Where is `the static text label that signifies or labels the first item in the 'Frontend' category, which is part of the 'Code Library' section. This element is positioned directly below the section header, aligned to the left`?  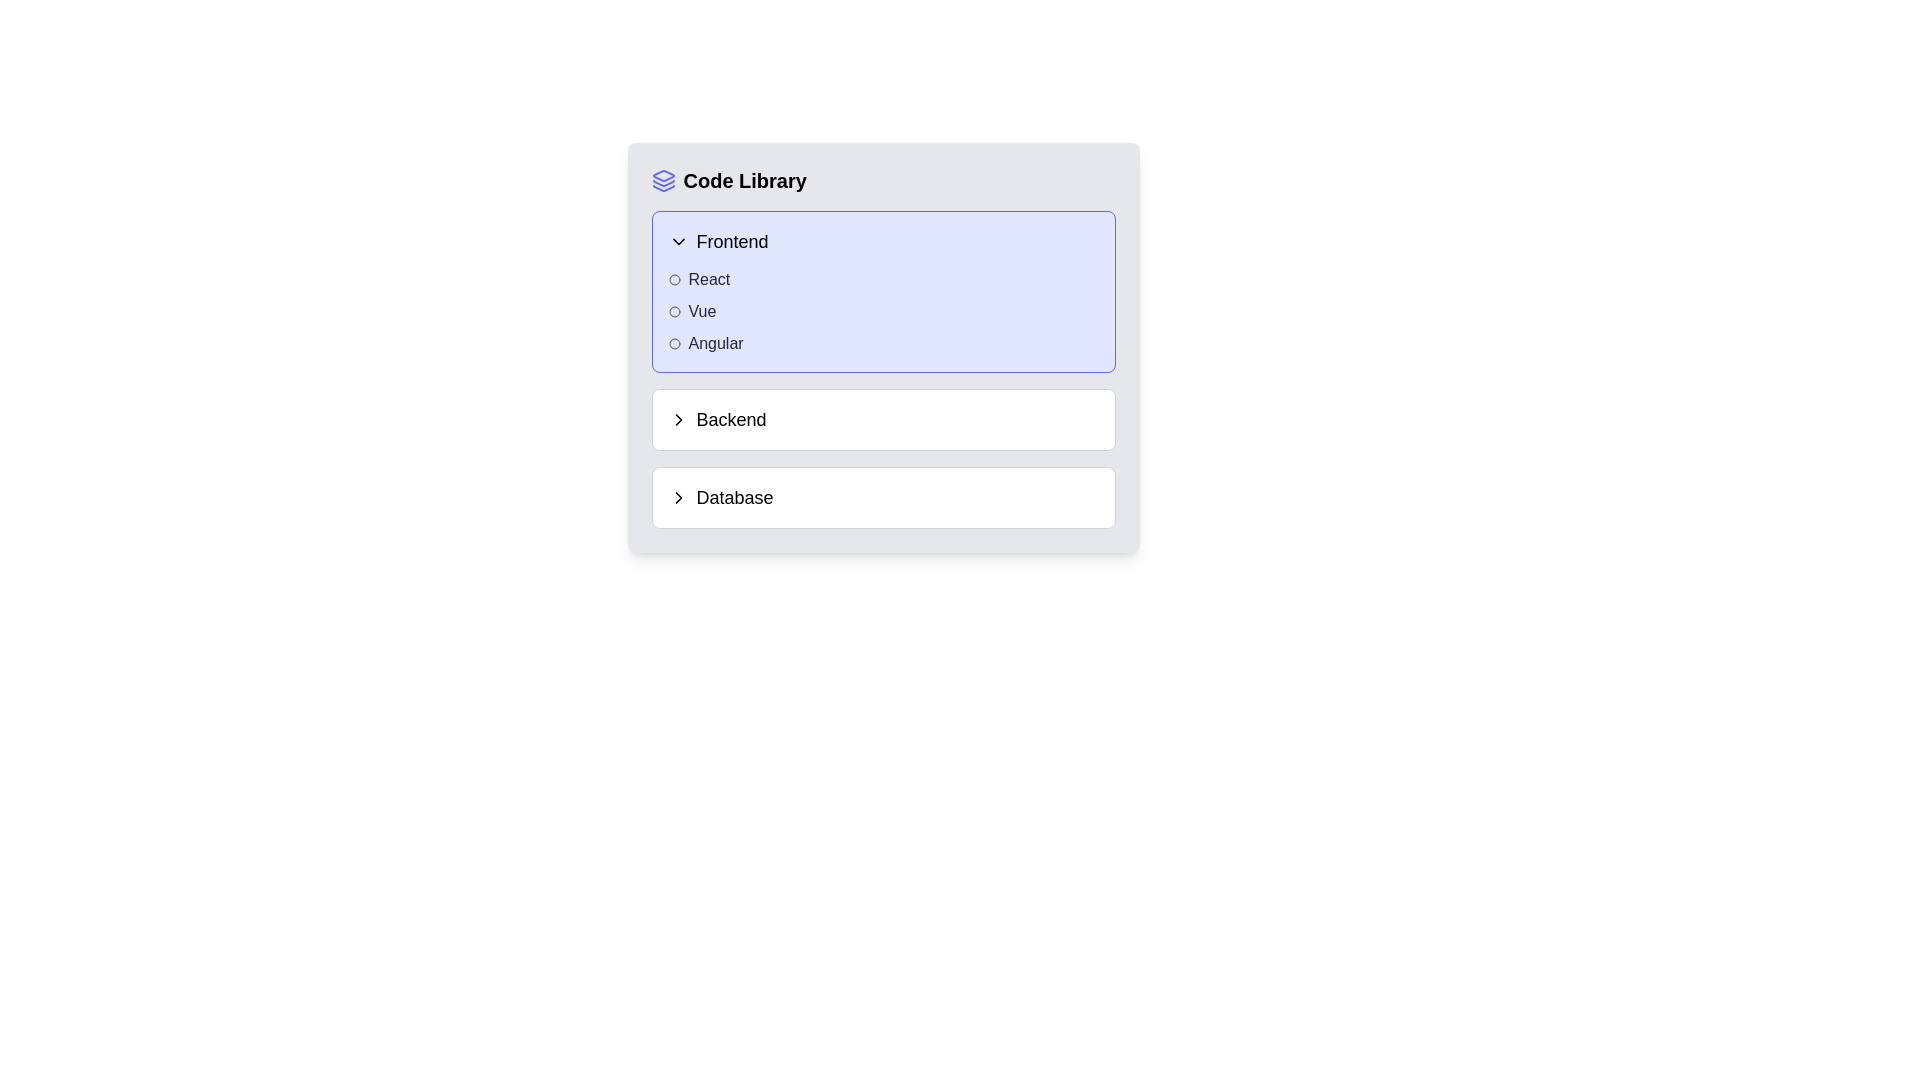
the static text label that signifies or labels the first item in the 'Frontend' category, which is part of the 'Code Library' section. This element is positioned directly below the section header, aligned to the left is located at coordinates (709, 280).